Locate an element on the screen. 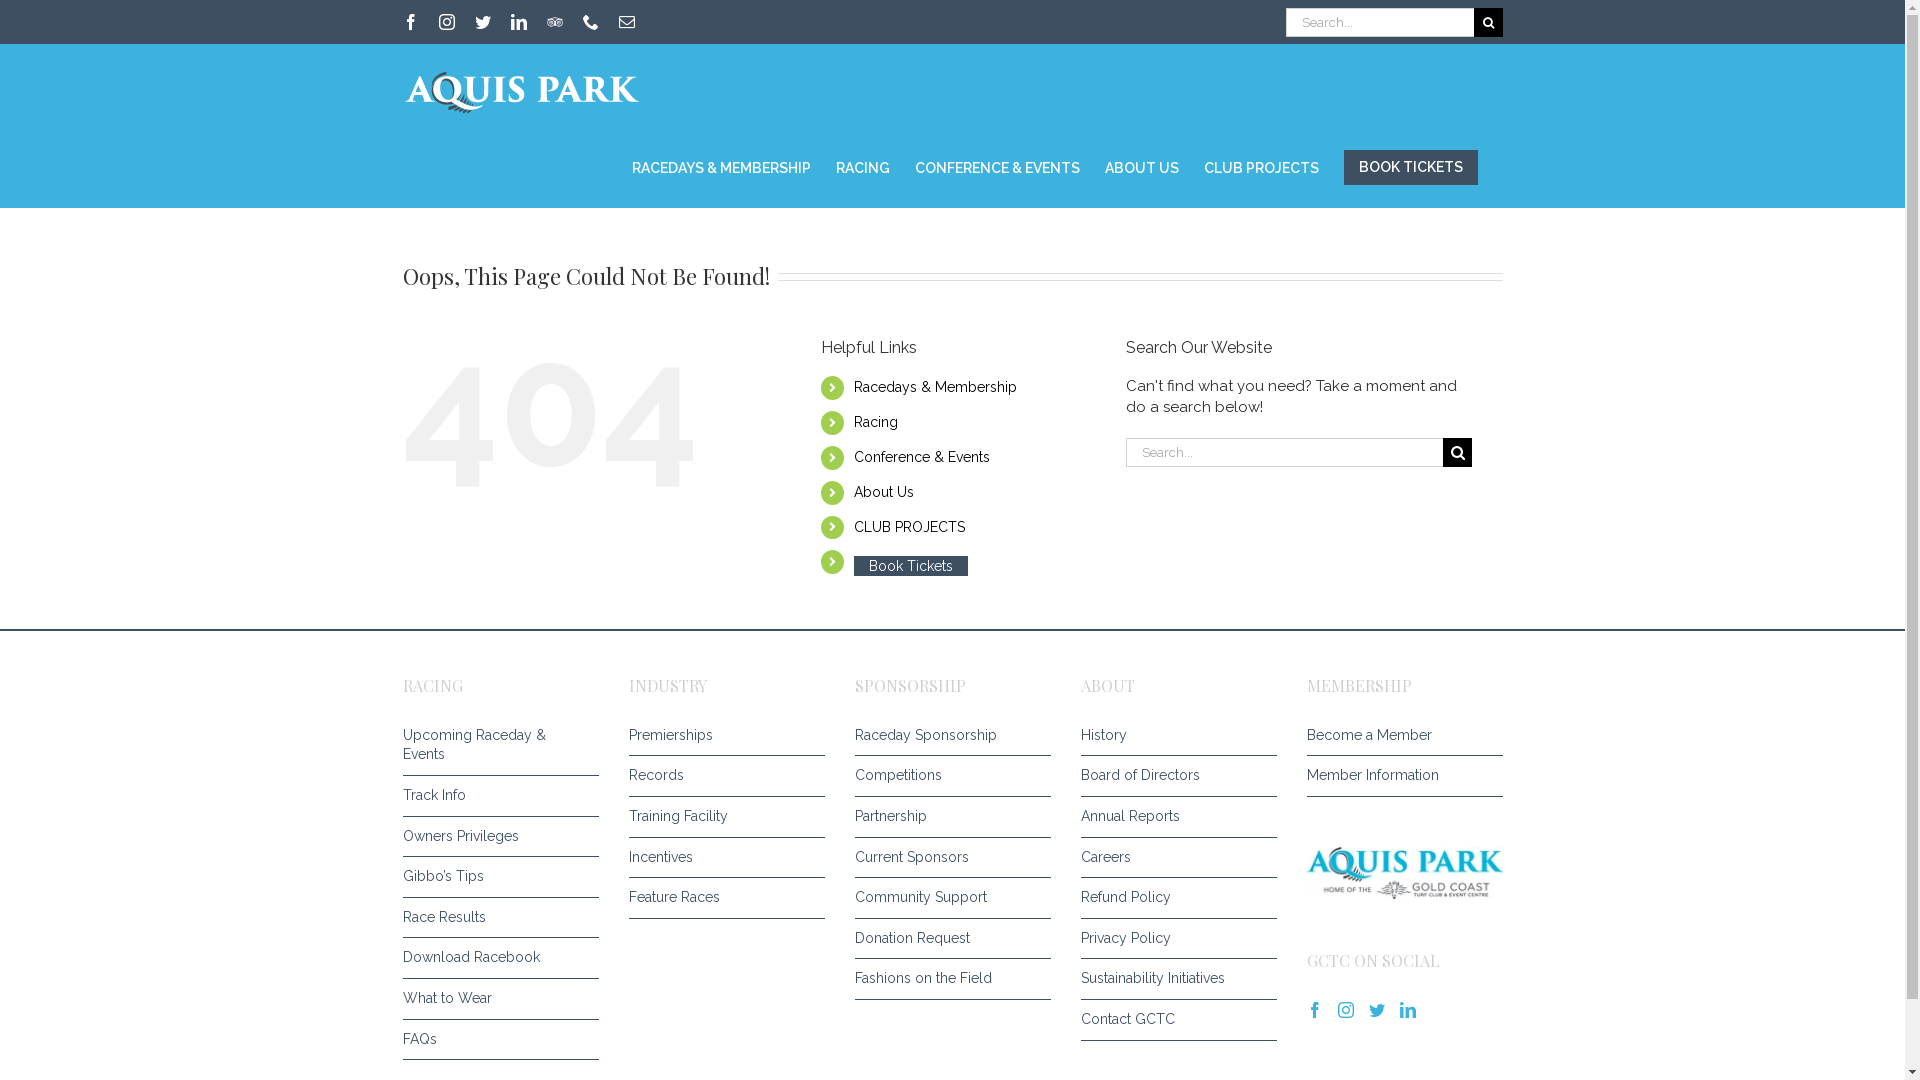 The height and width of the screenshot is (1080, 1920). 'Book Tickets' is located at coordinates (910, 566).